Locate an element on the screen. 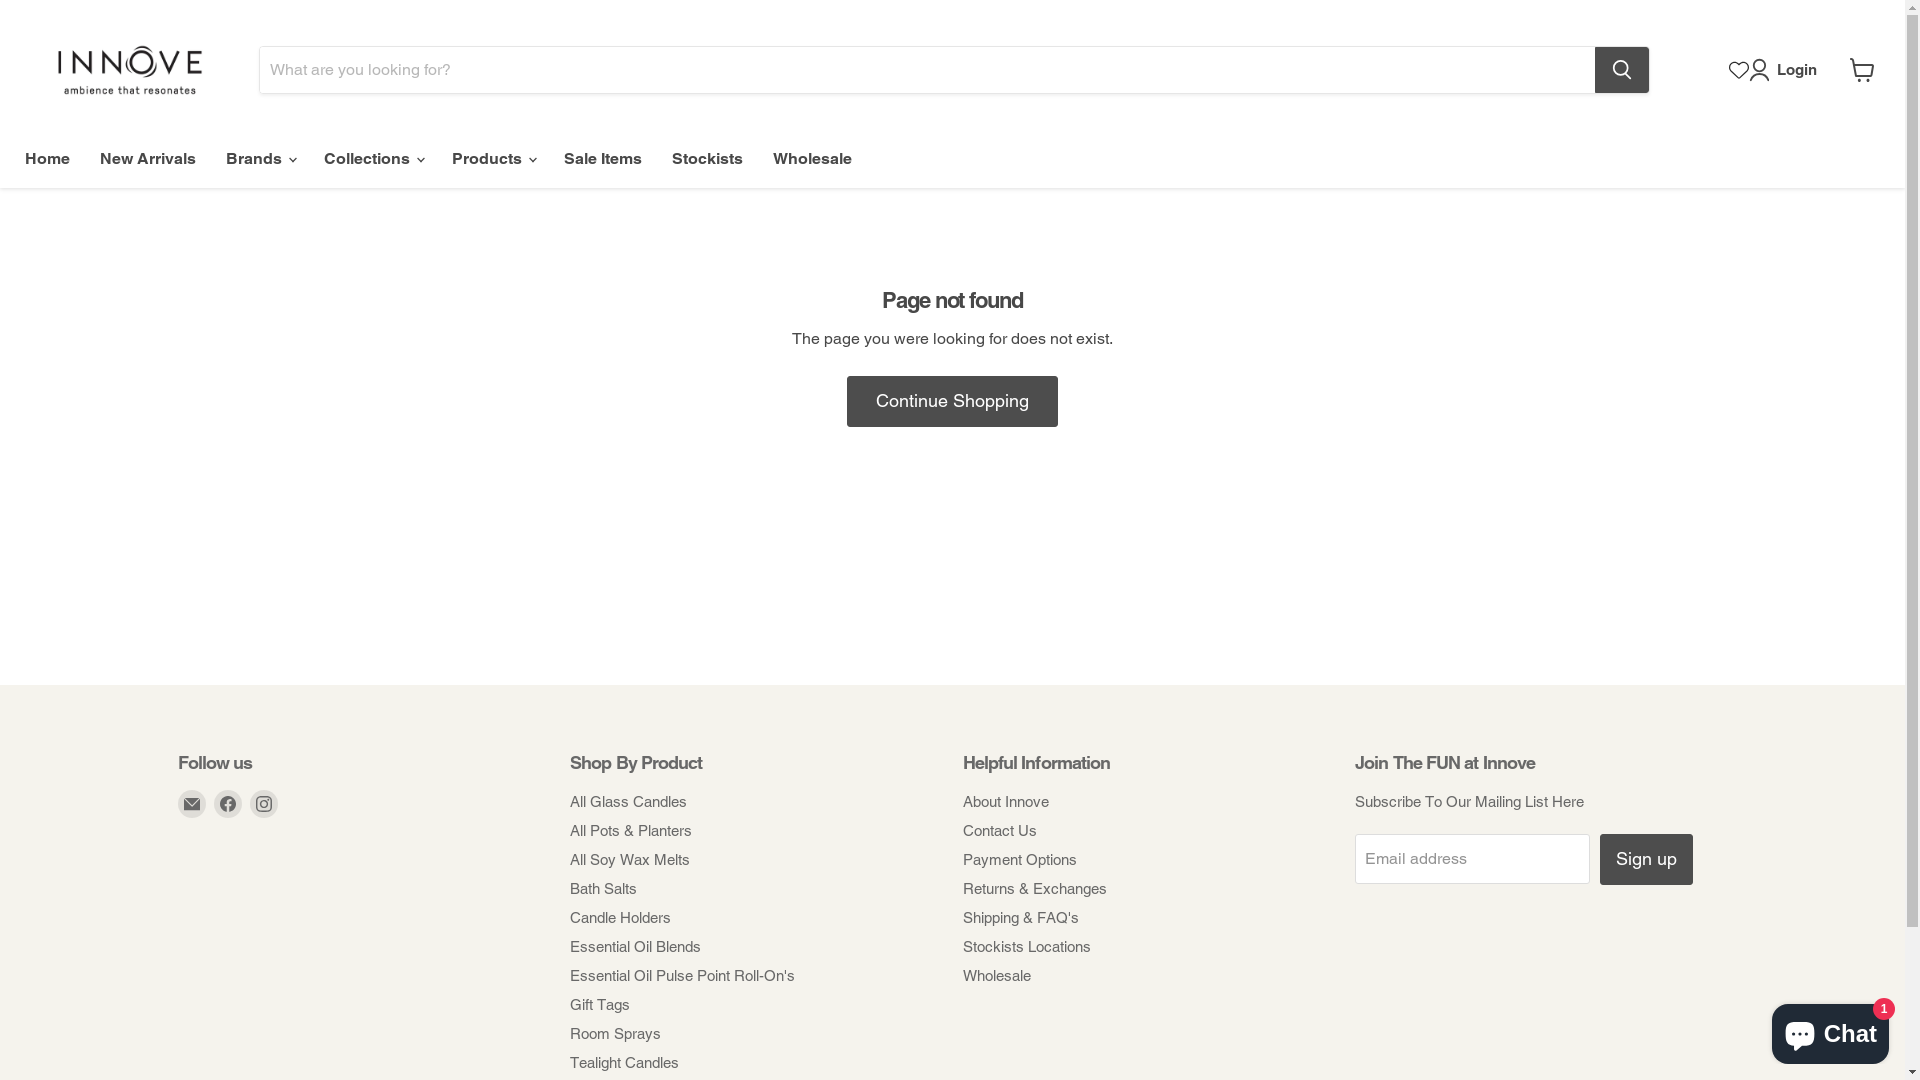 Image resolution: width=1920 pixels, height=1080 pixels. 'All Soy Wax Melts' is located at coordinates (628, 858).